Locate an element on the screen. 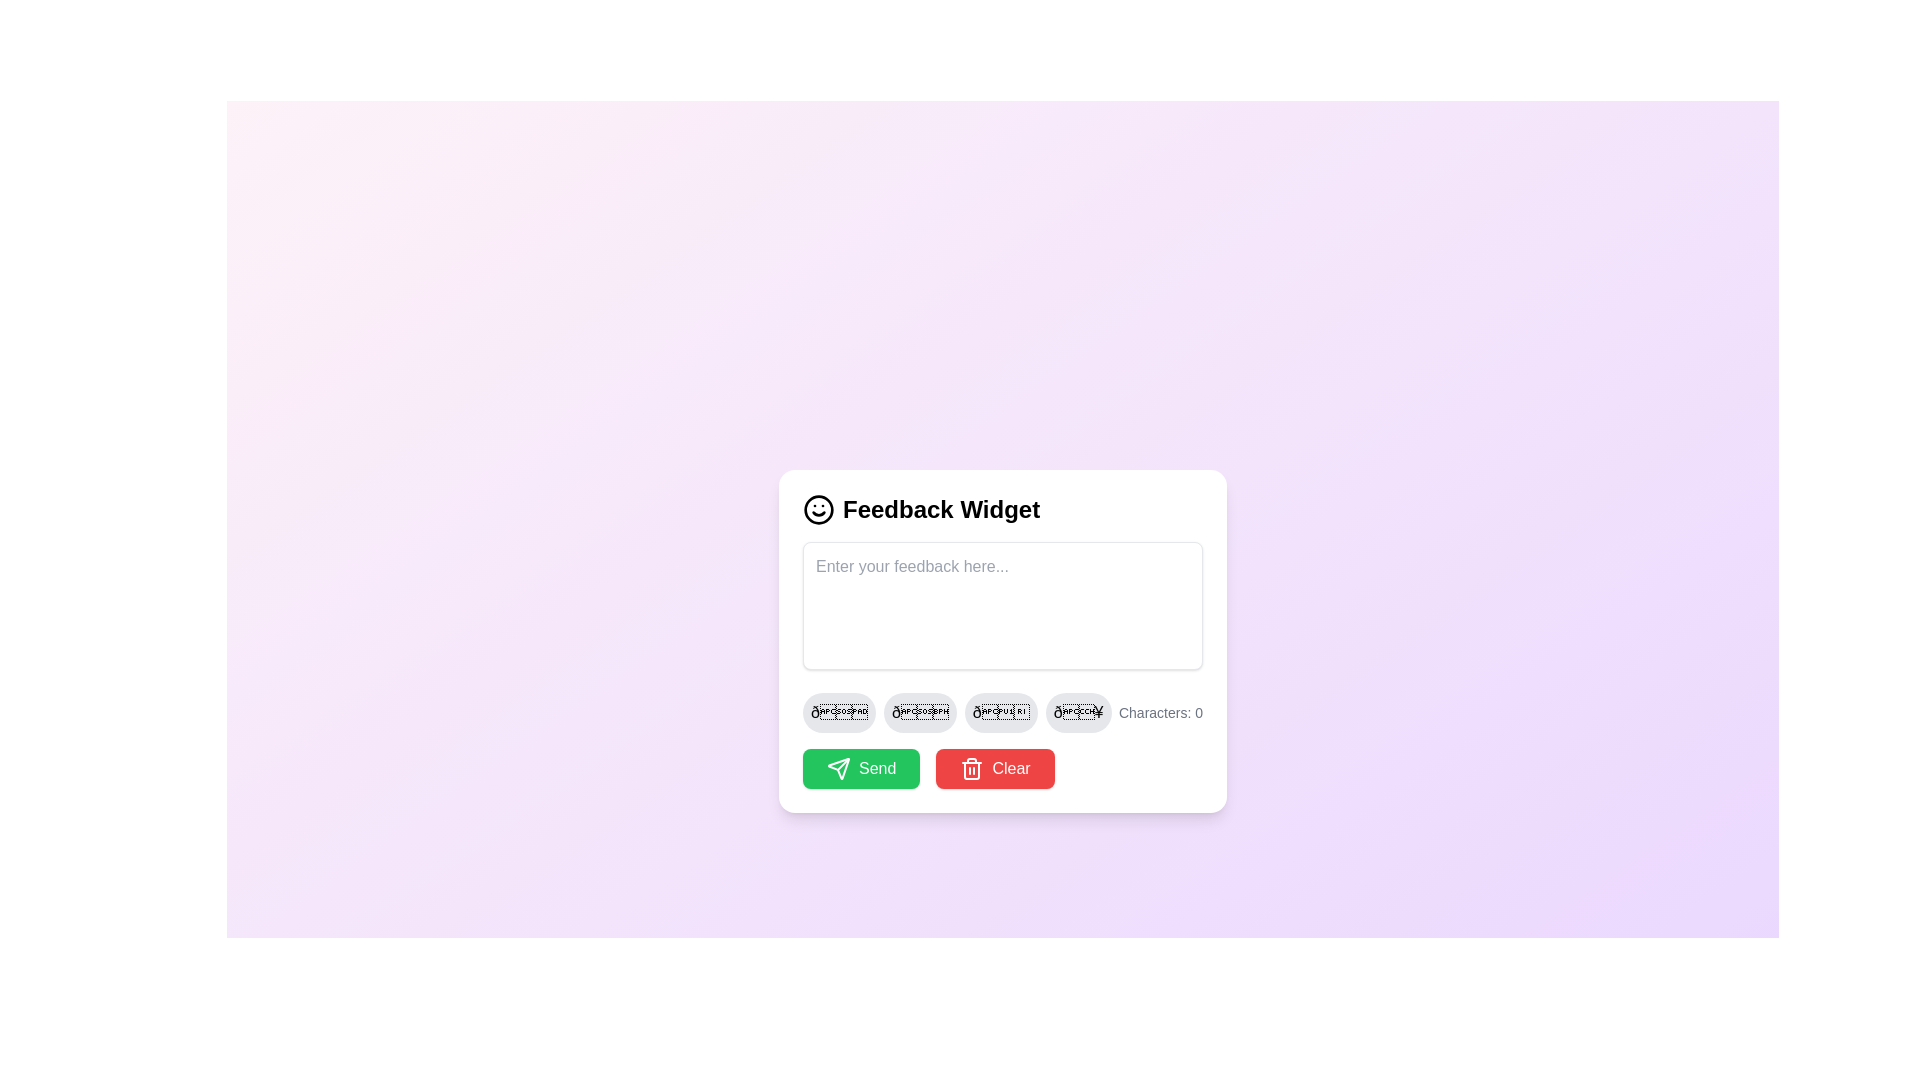 This screenshot has height=1080, width=1920. the fourth and rightmost circular button located at the bottom center of the feedback widget interface is located at coordinates (1077, 711).